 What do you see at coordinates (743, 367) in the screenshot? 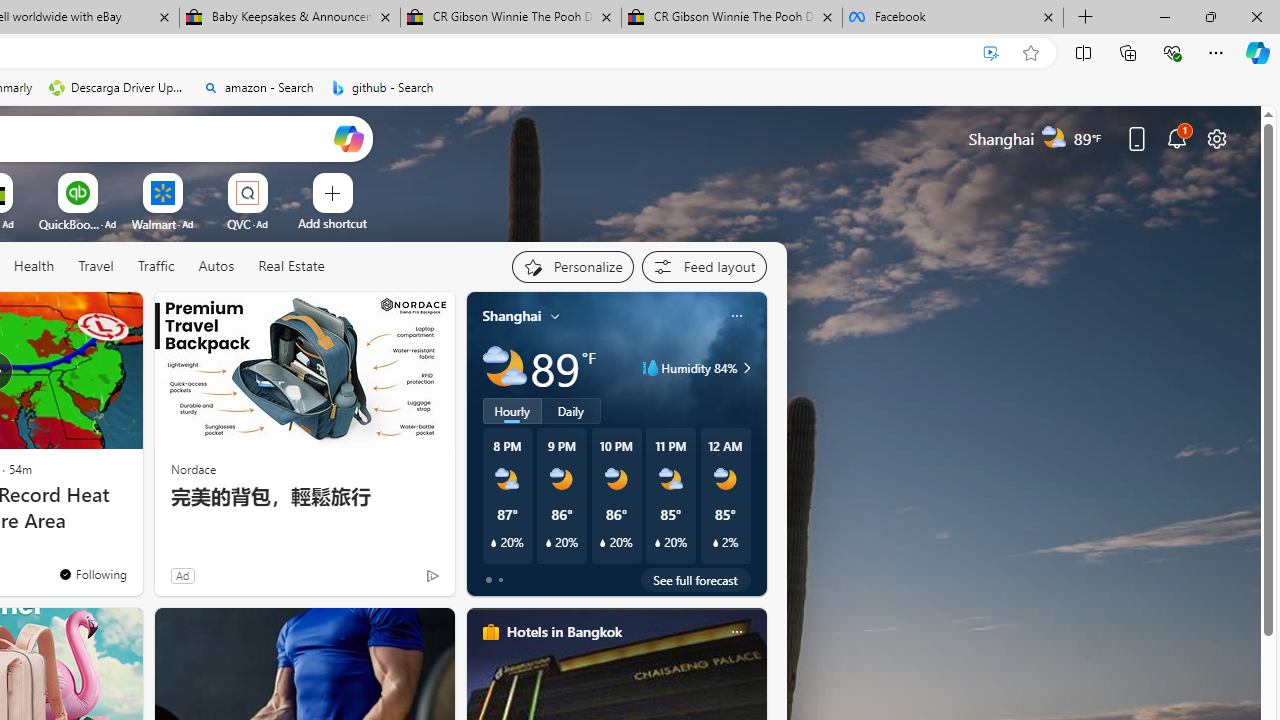
I see `'Humidity 84%'` at bounding box center [743, 367].